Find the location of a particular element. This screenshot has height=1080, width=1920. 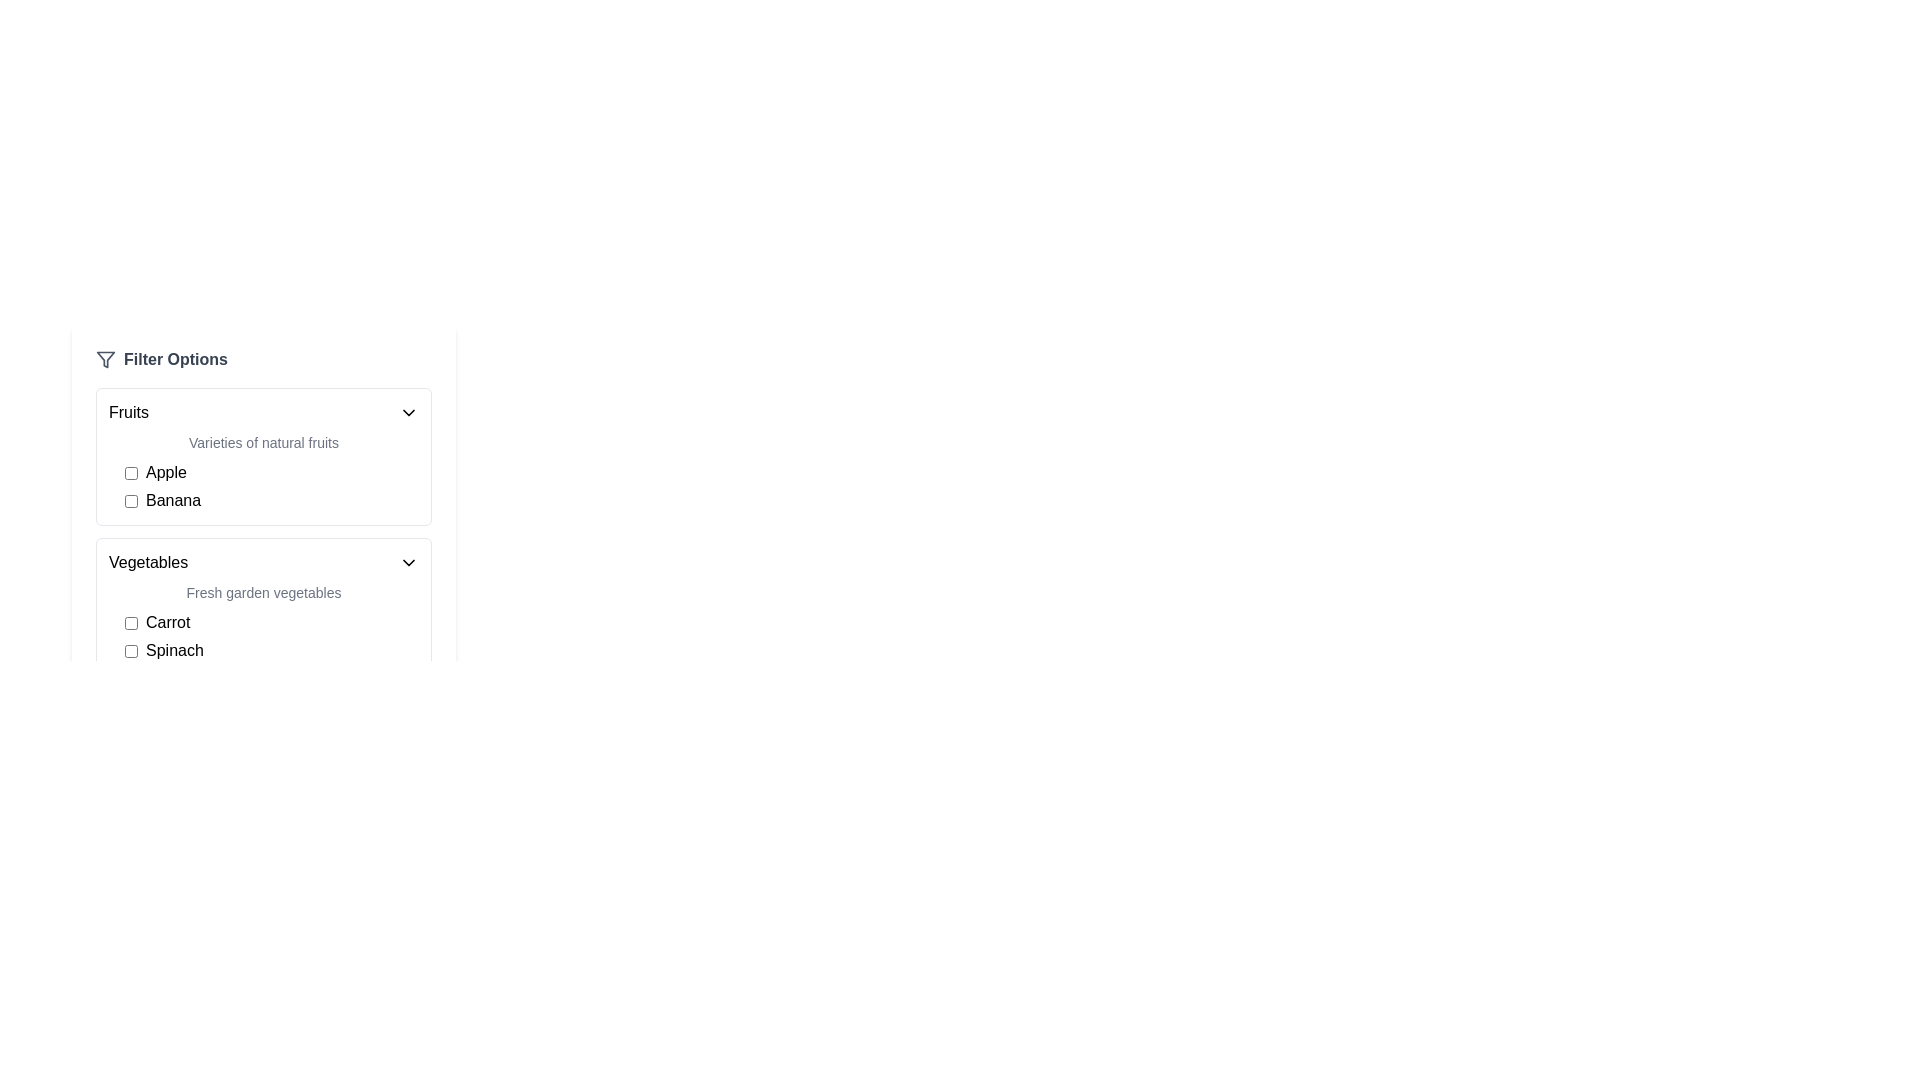

the 'Carrot' checkbox in the 'Vegetables' section to deselect it is located at coordinates (130, 622).